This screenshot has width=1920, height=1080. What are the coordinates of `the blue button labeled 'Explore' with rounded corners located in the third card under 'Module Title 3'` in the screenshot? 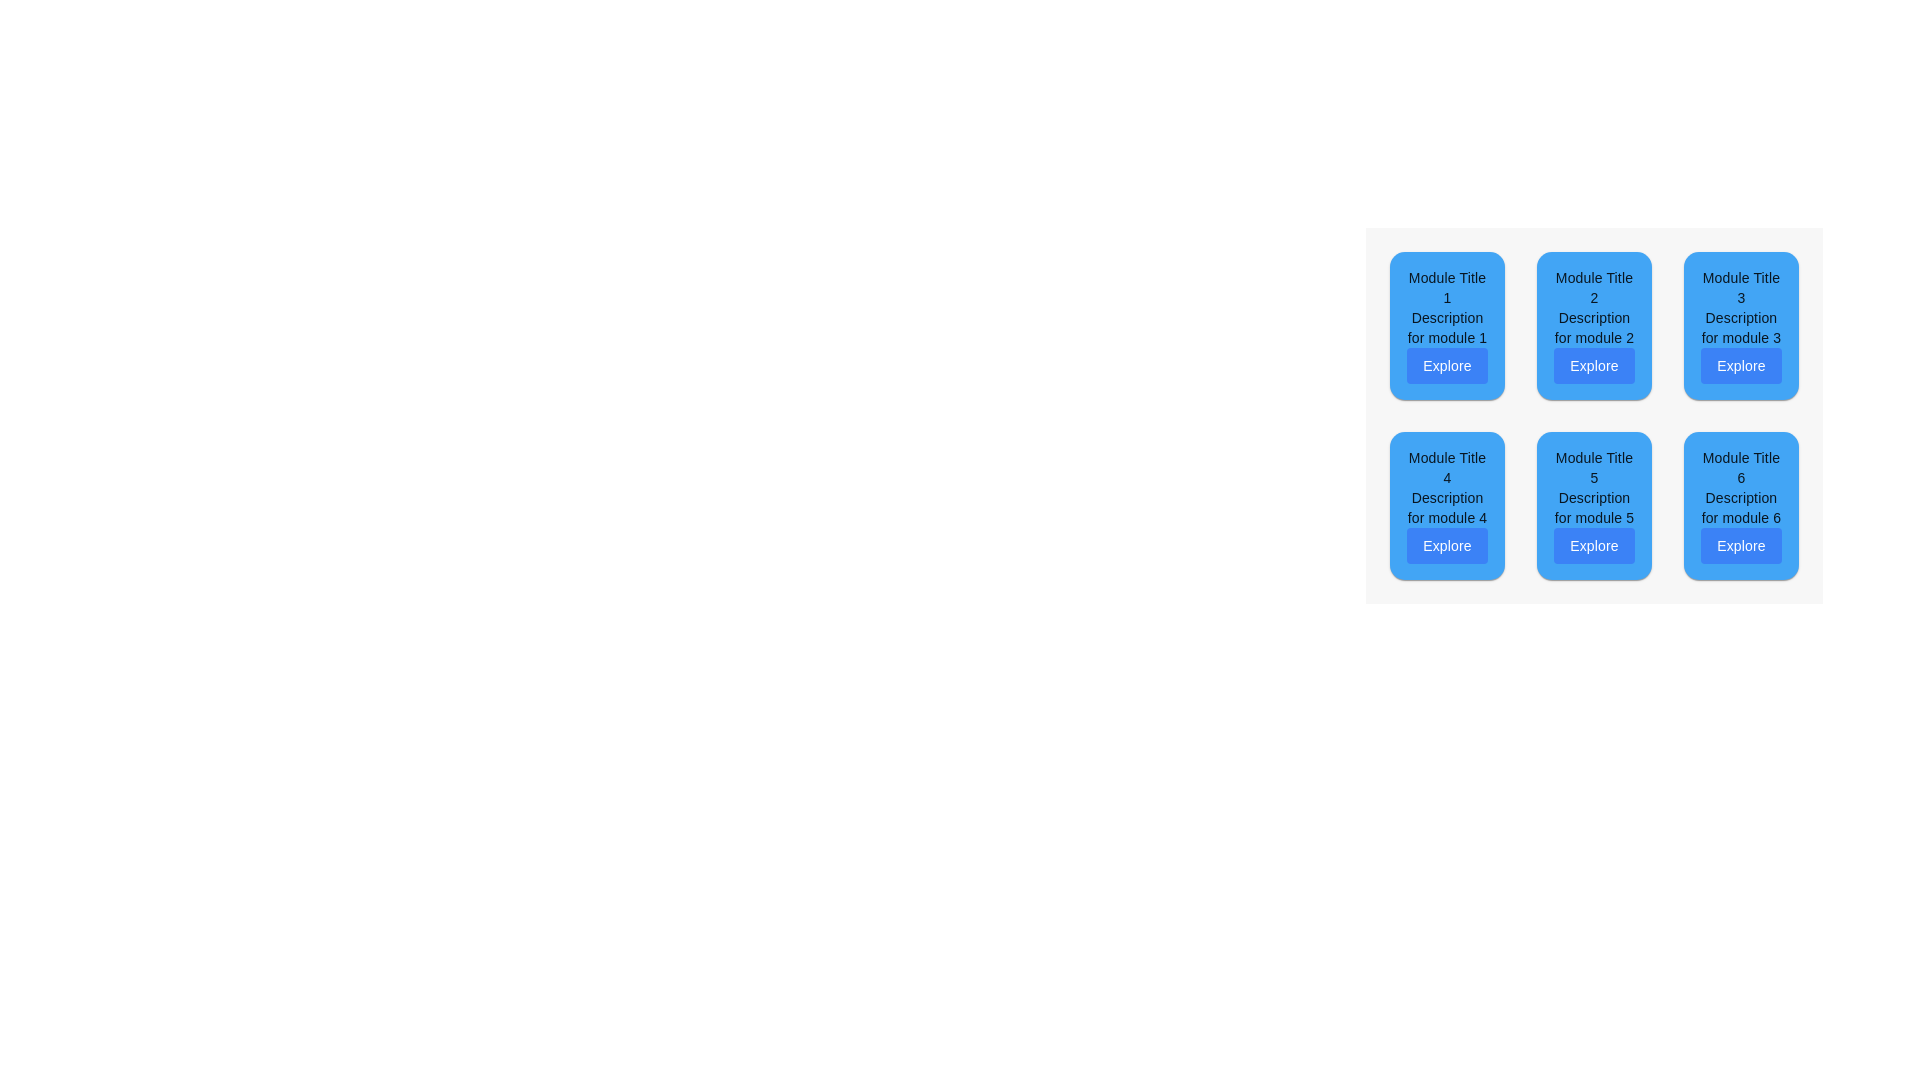 It's located at (1740, 366).